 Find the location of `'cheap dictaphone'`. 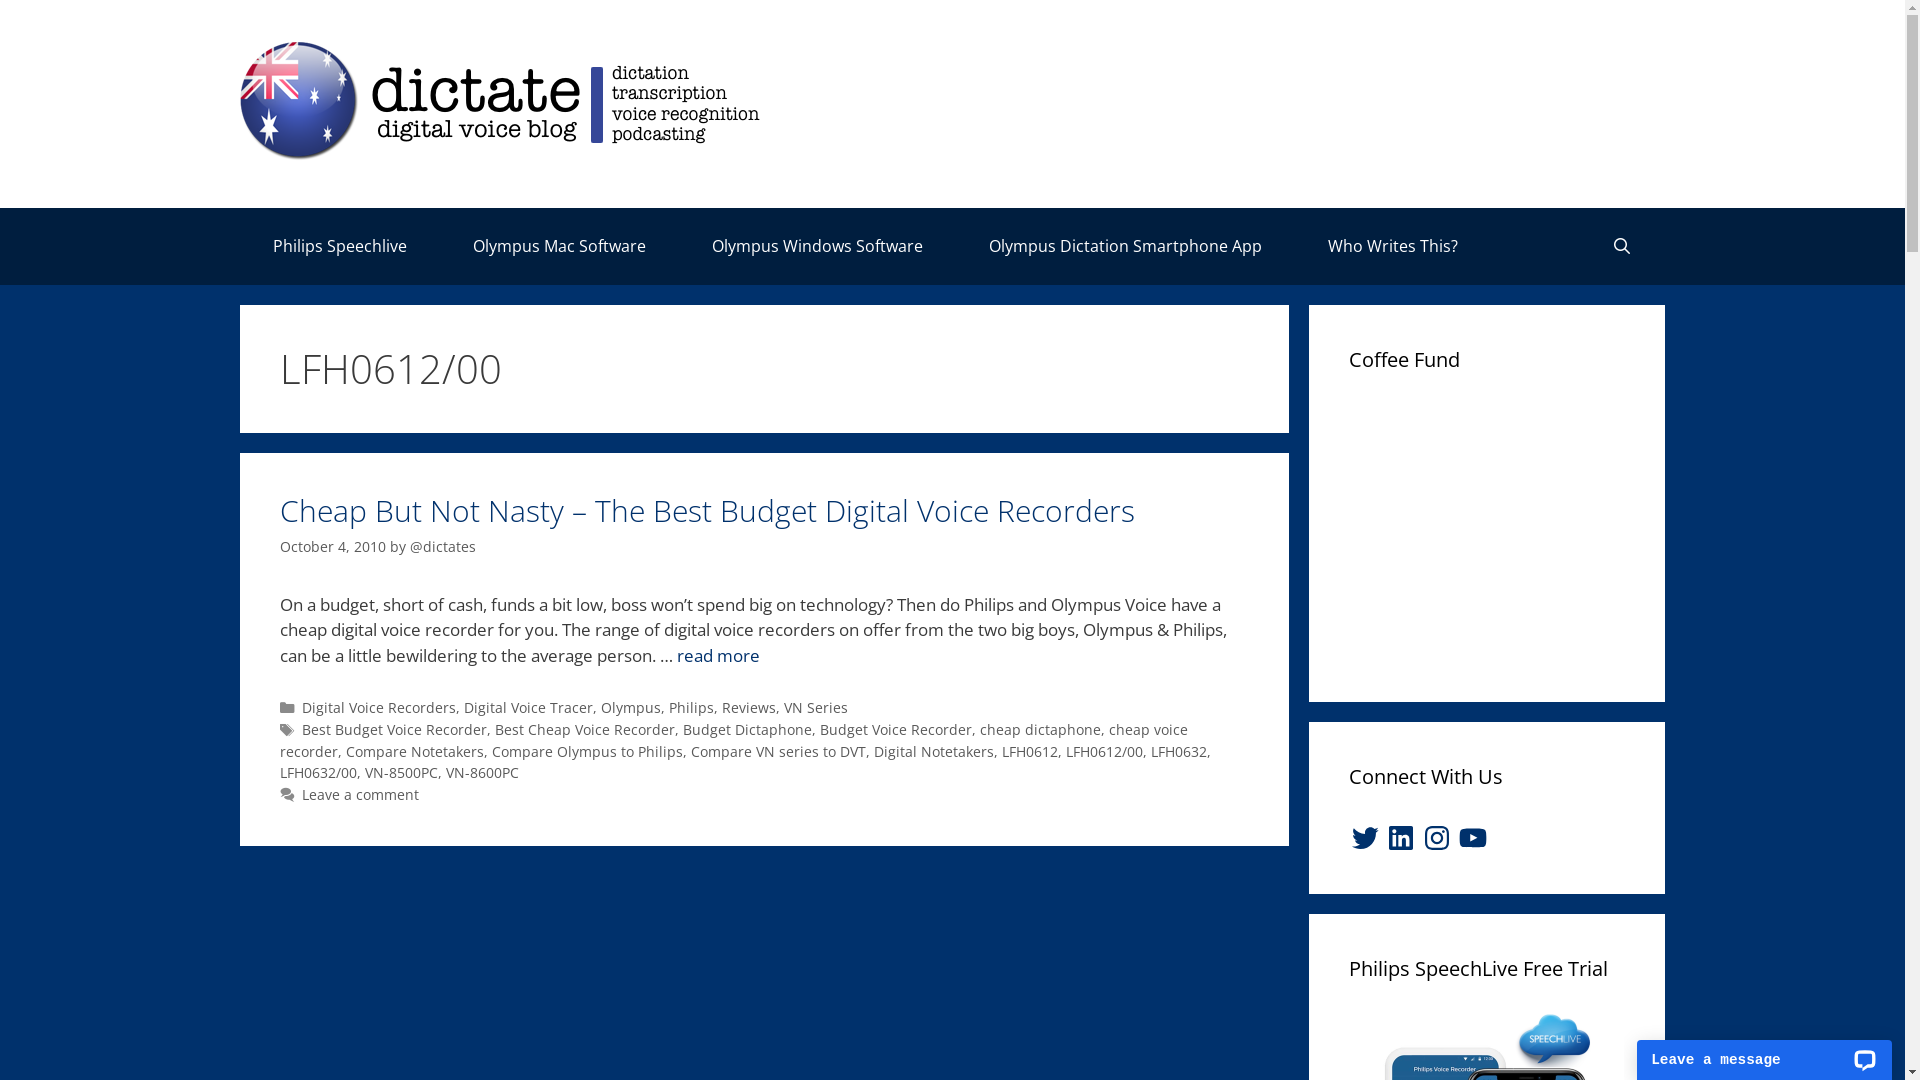

'cheap dictaphone' is located at coordinates (979, 729).